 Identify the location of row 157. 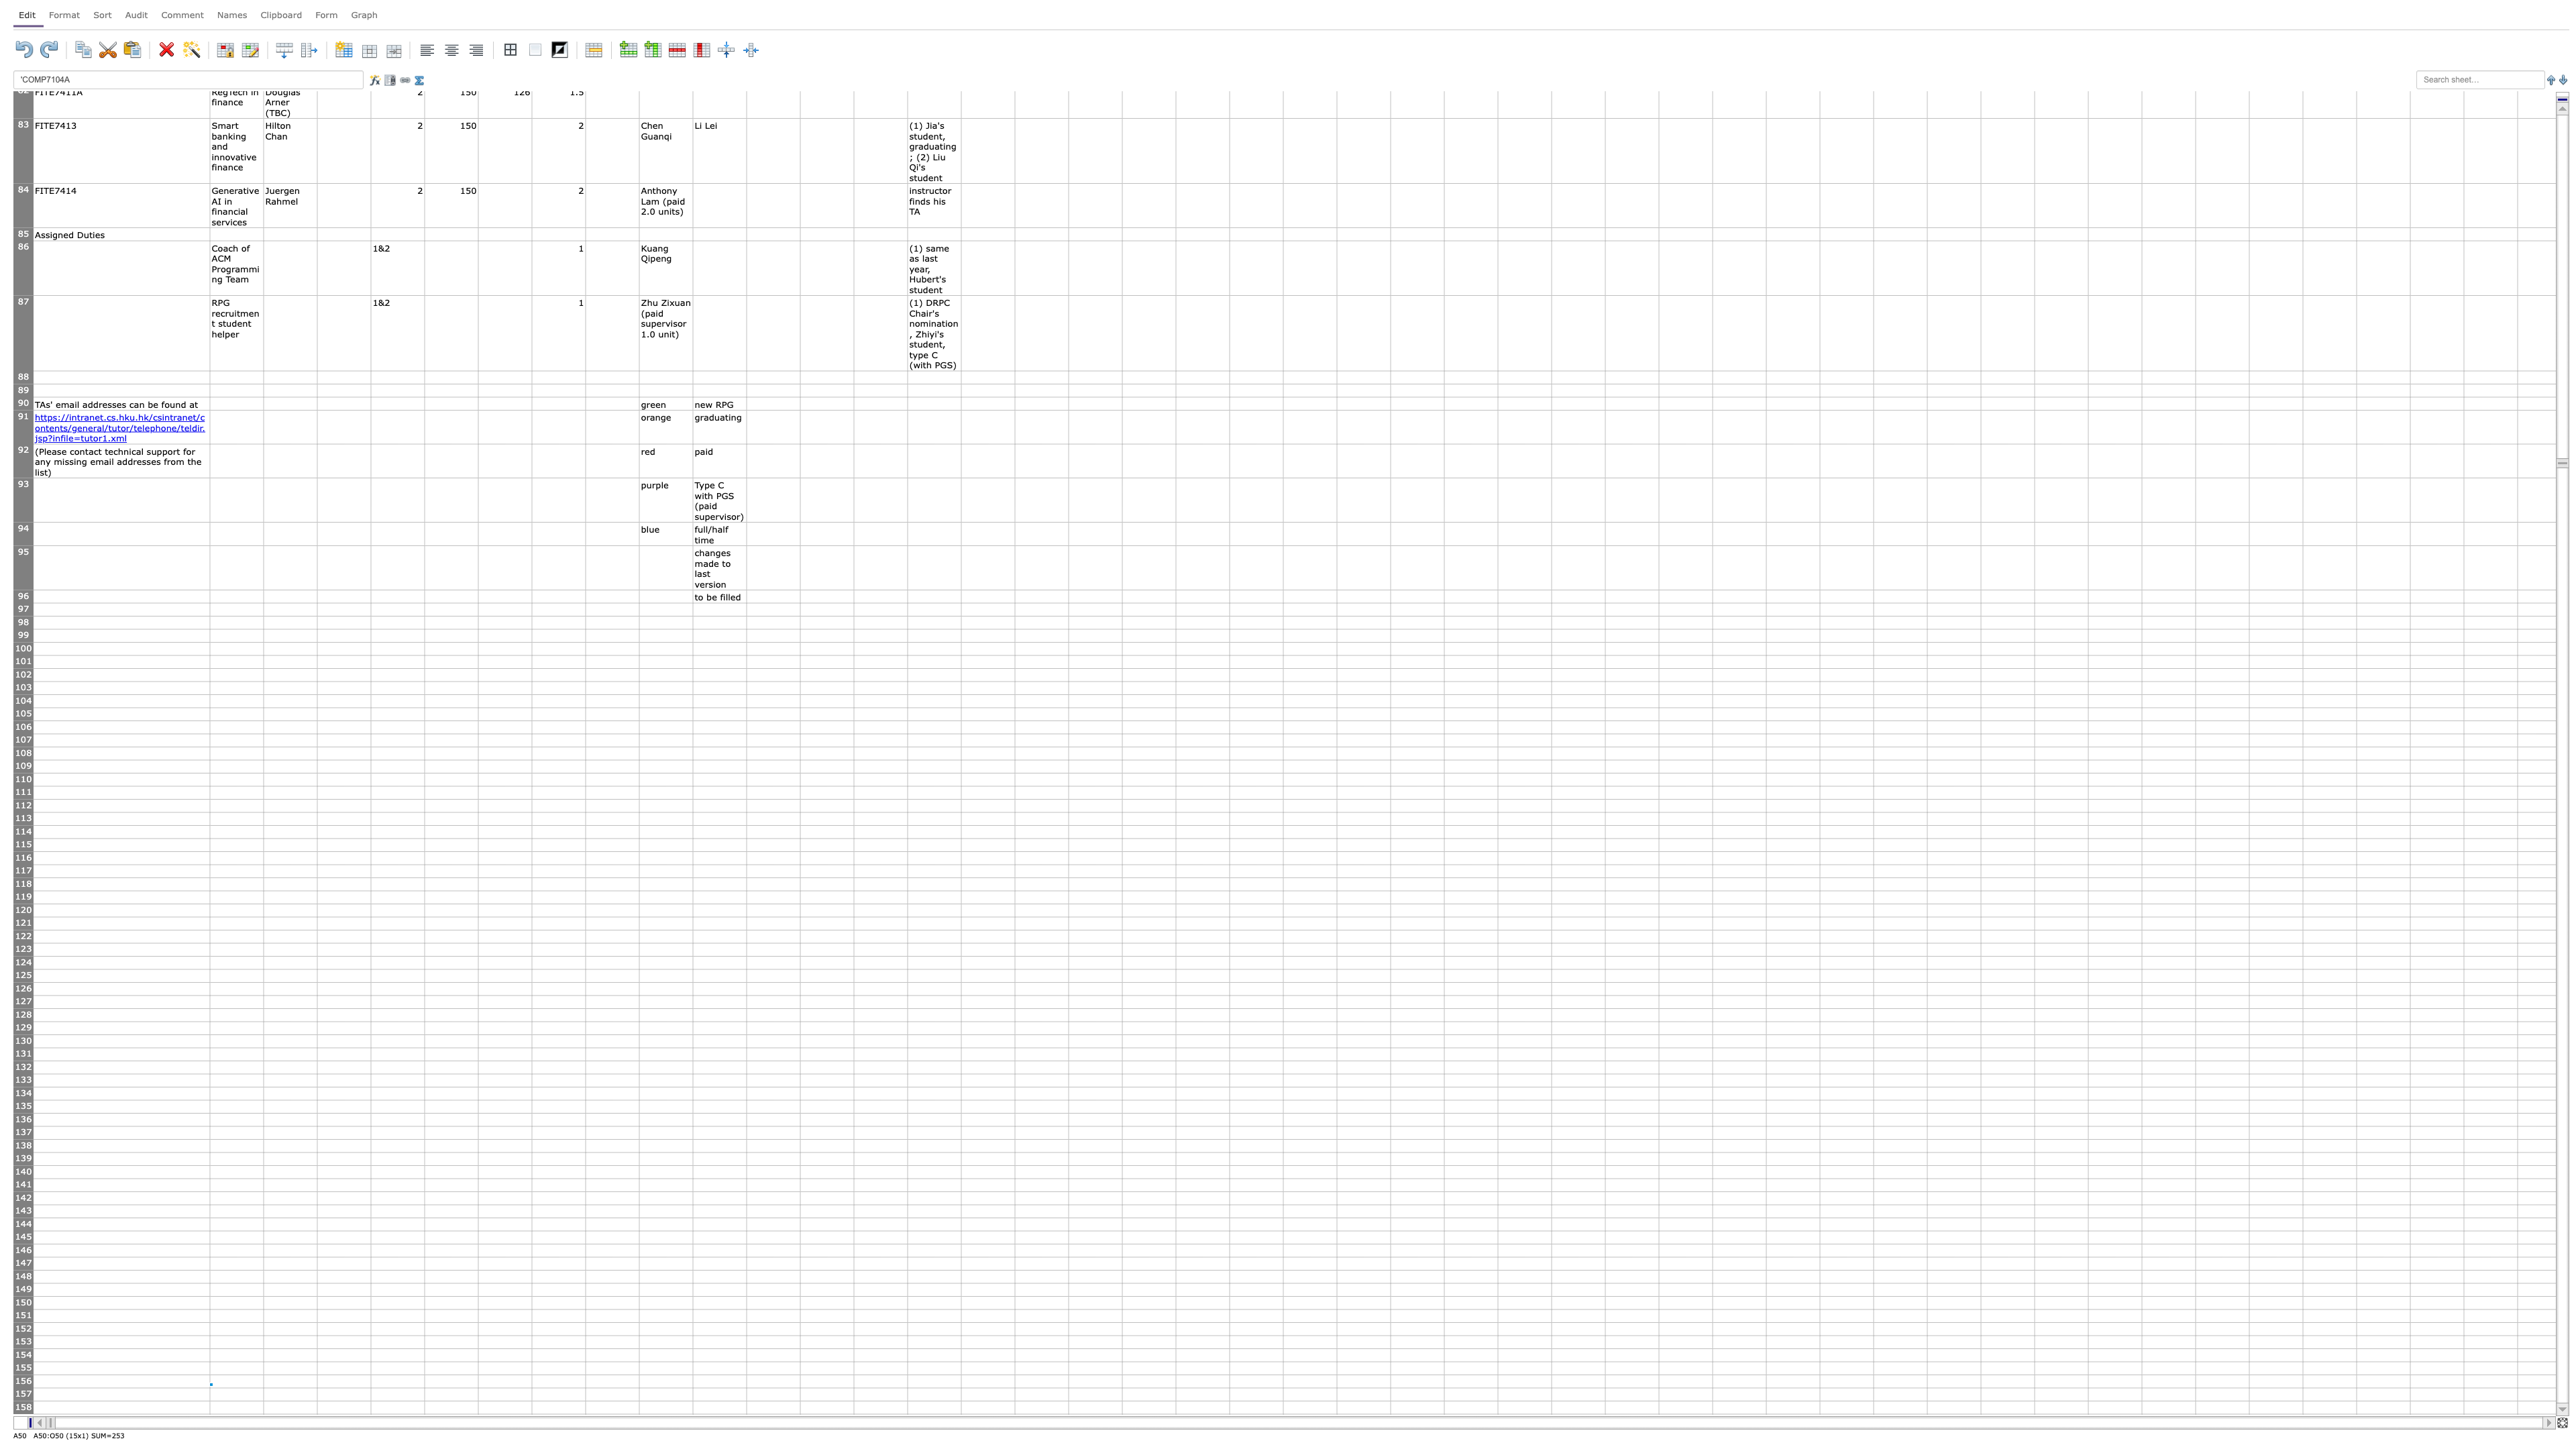
(23, 1393).